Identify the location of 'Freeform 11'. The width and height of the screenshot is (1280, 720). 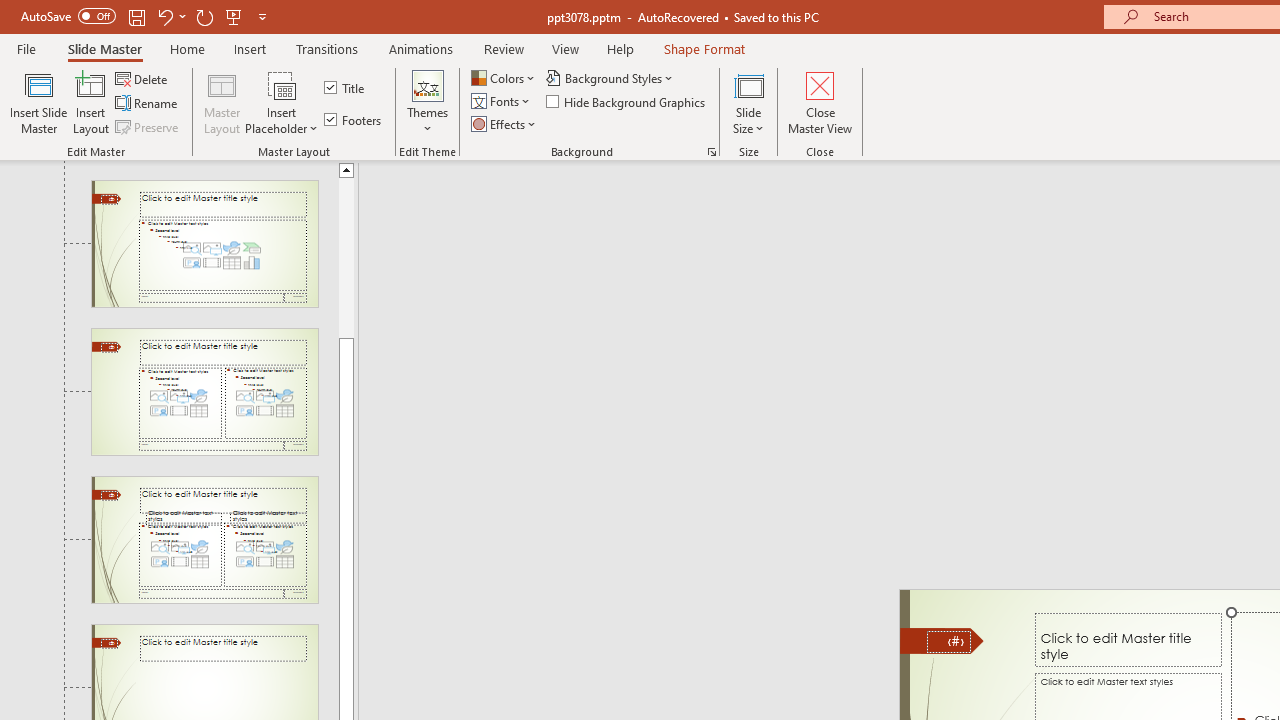
(941, 640).